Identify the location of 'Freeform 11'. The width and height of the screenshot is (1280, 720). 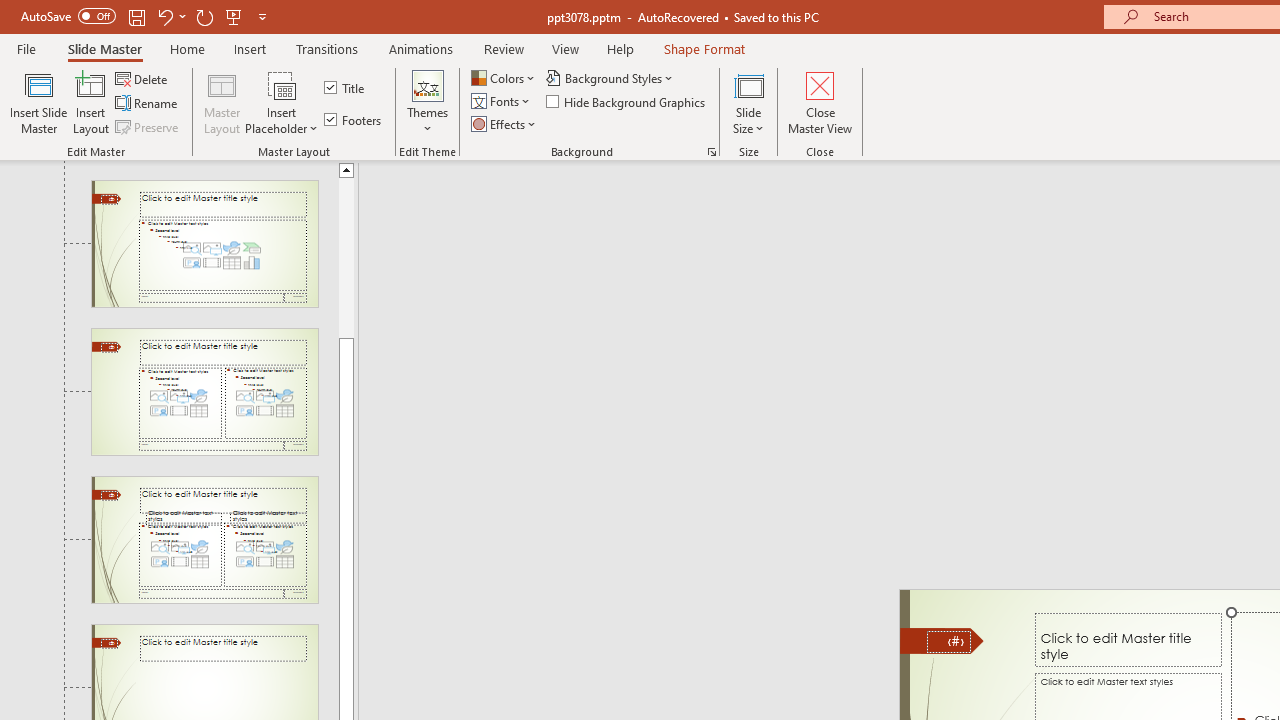
(941, 640).